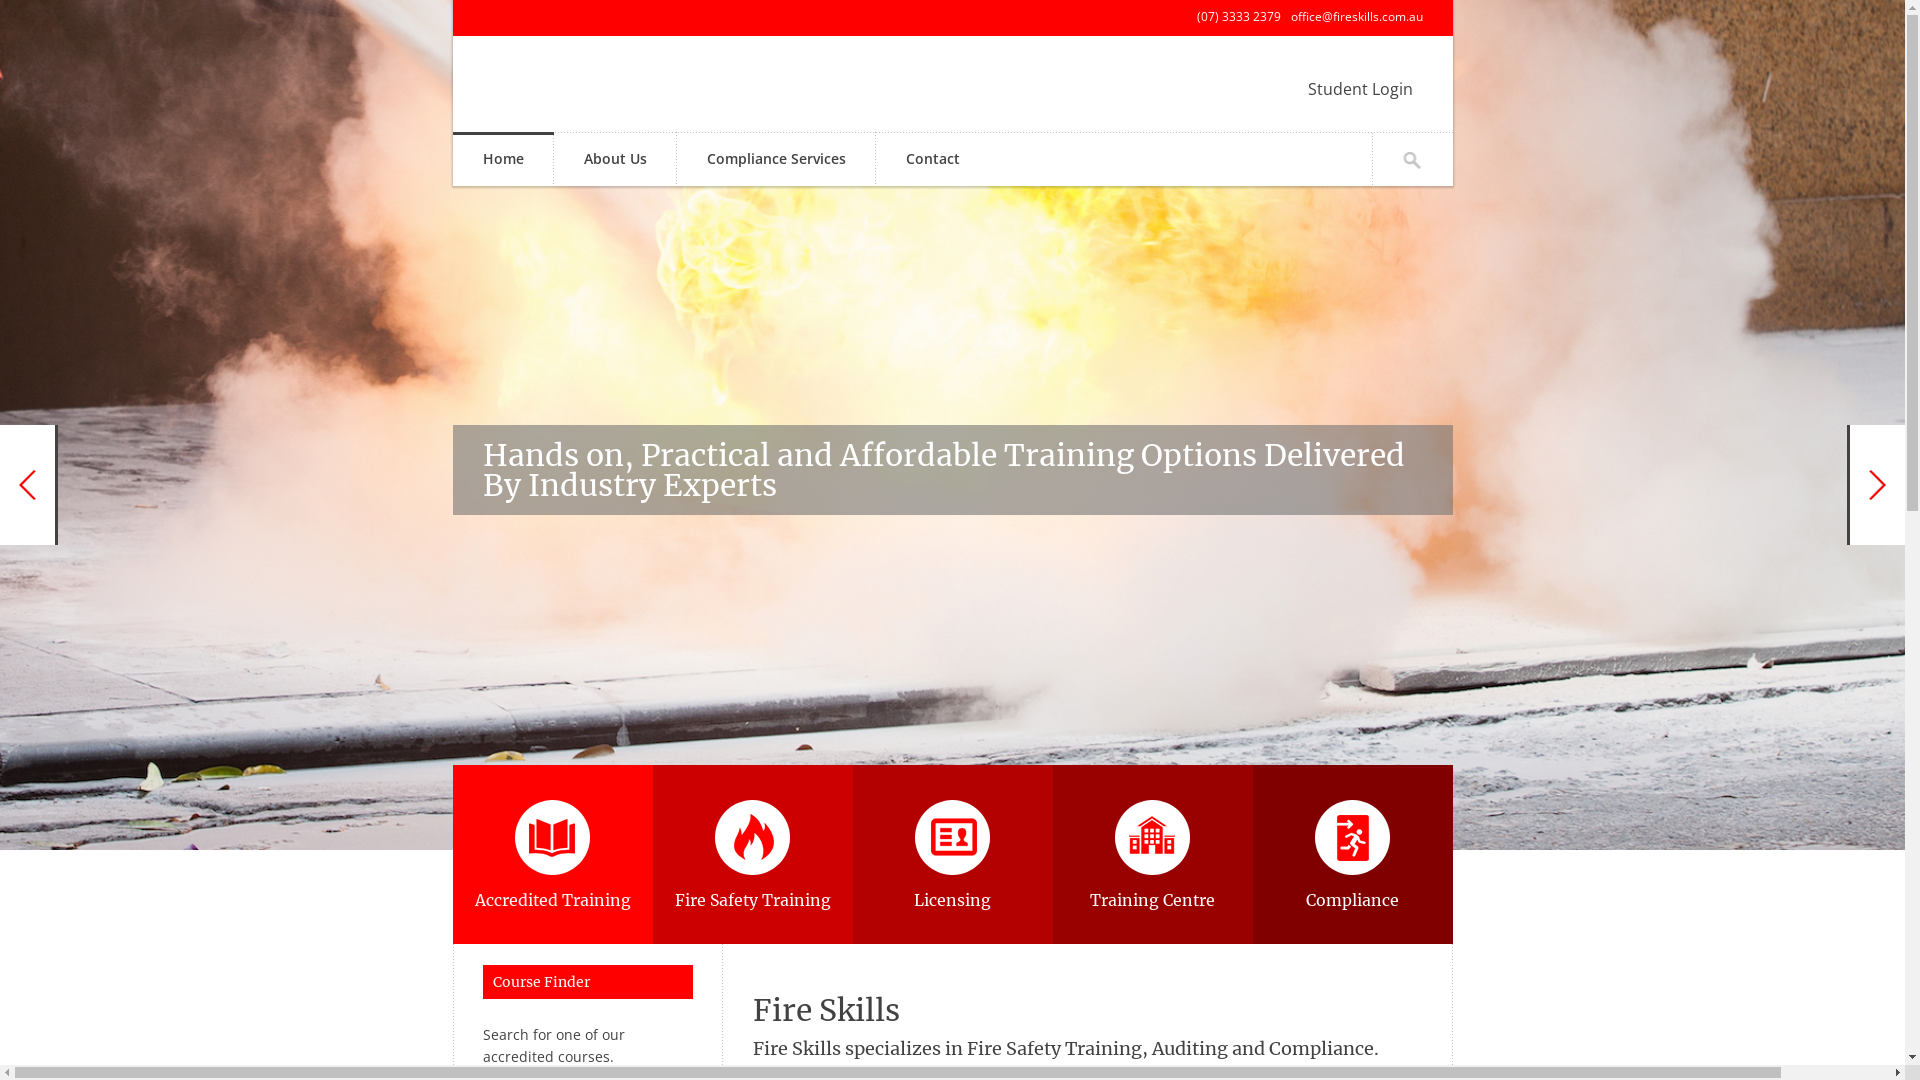  What do you see at coordinates (1237, 16) in the screenshot?
I see `'(07) 3333 2379'` at bounding box center [1237, 16].